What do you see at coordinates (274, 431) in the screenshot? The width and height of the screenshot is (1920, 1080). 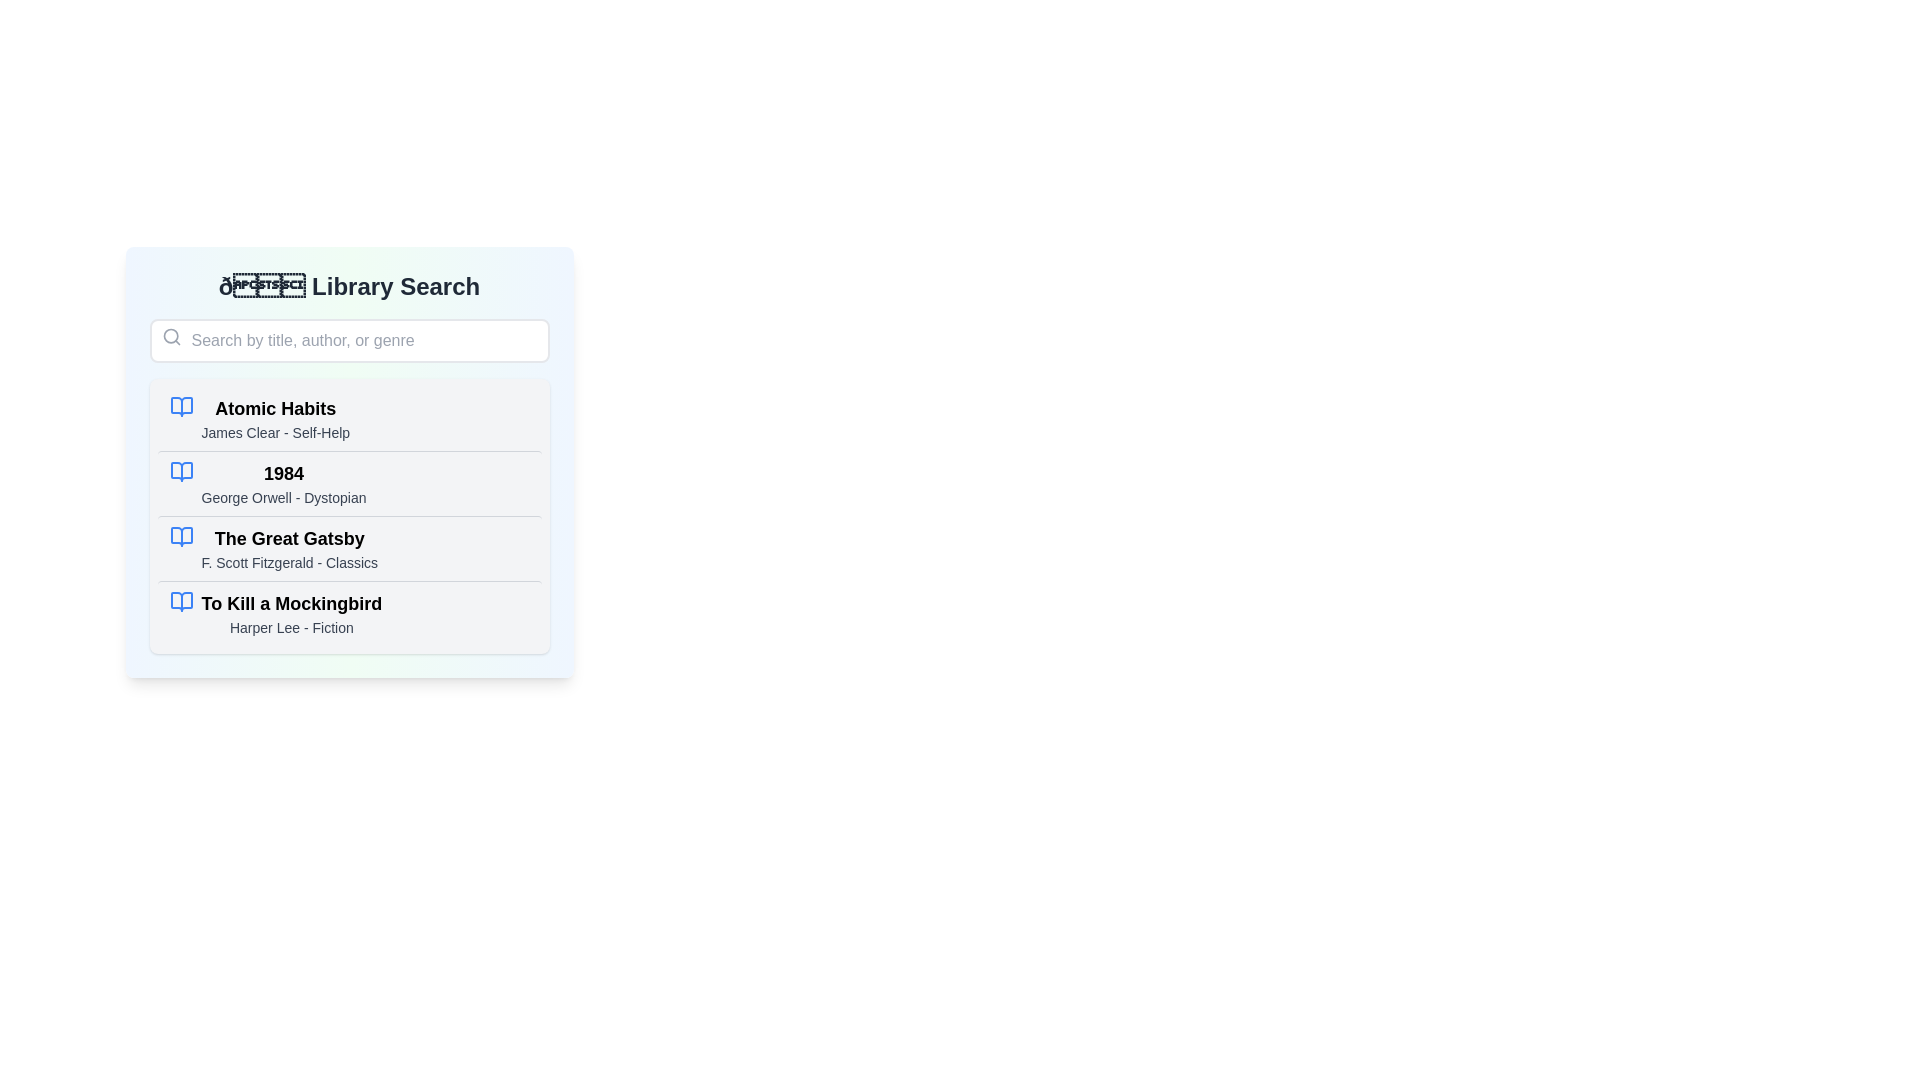 I see `the text label displaying 'James Clear - Self-Help', which is styled in a small gray font and positioned directly below 'Atomic Habits'` at bounding box center [274, 431].